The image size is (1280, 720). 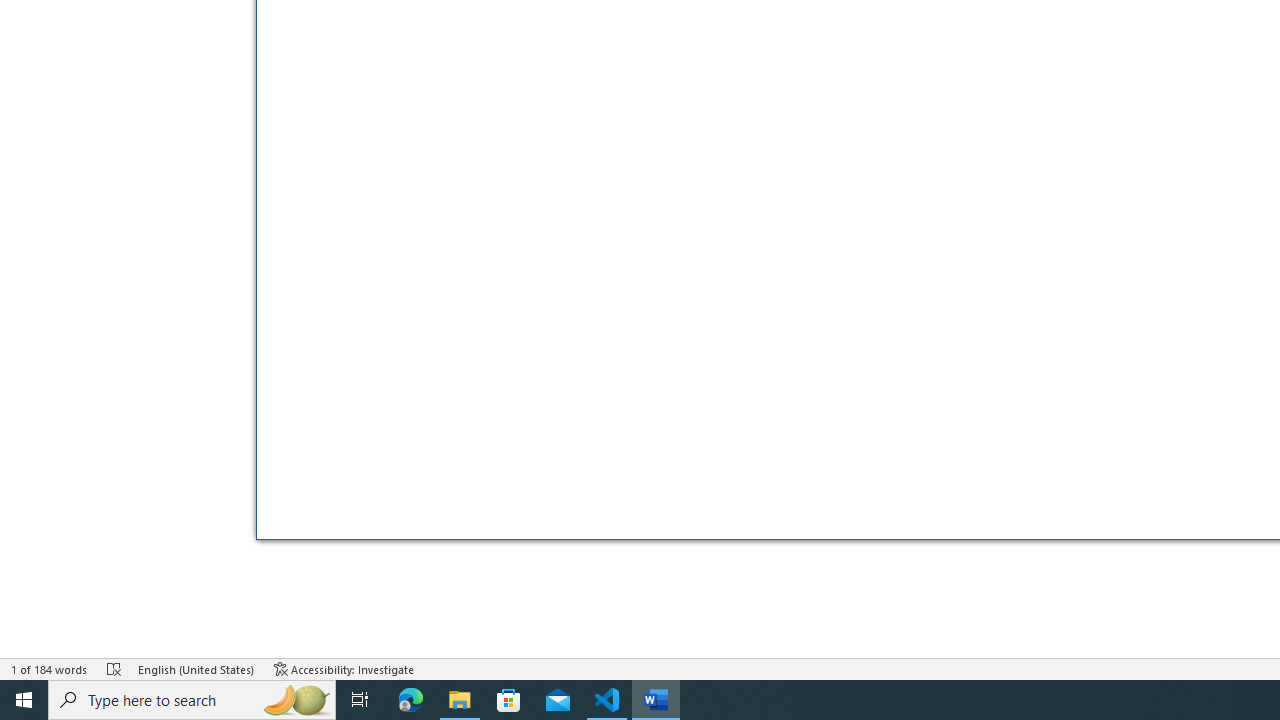 I want to click on 'Search highlights icon opens search home window', so click(x=294, y=698).